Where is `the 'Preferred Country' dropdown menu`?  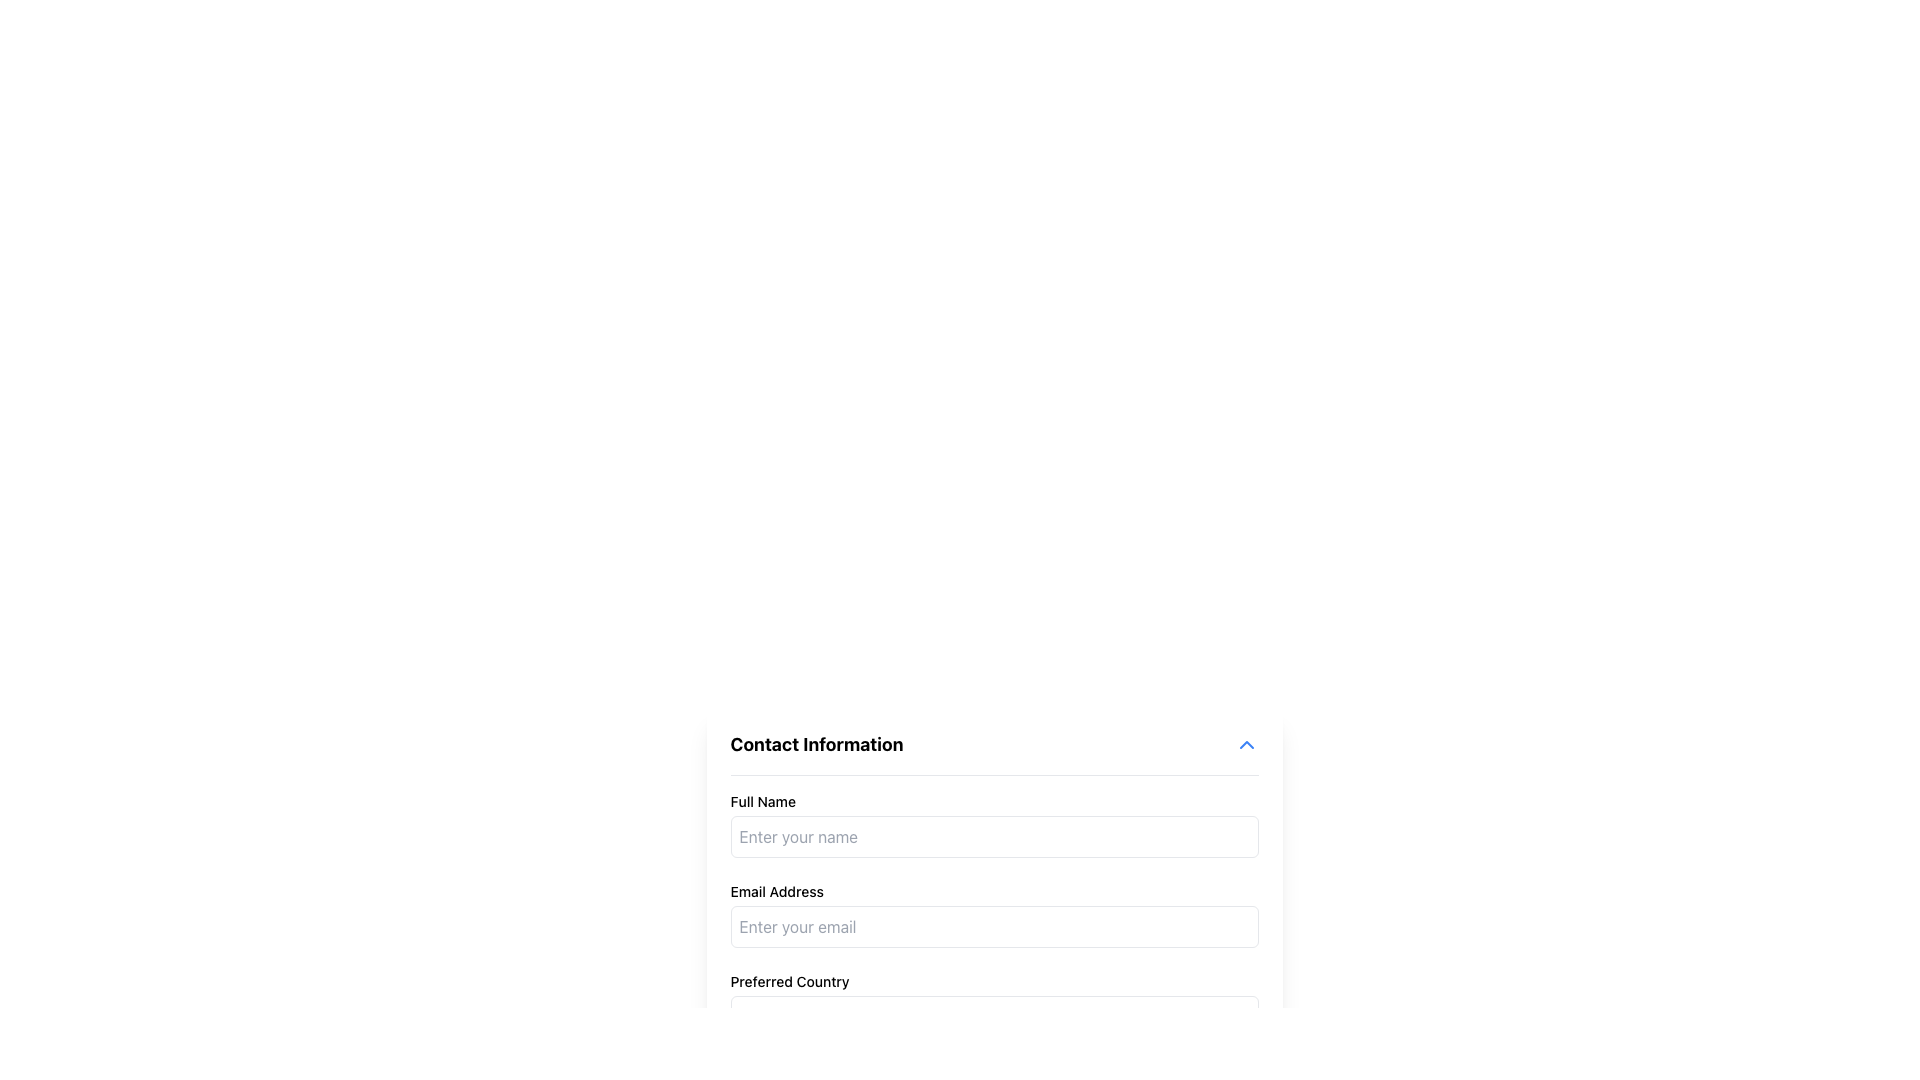
the 'Preferred Country' dropdown menu is located at coordinates (994, 1002).